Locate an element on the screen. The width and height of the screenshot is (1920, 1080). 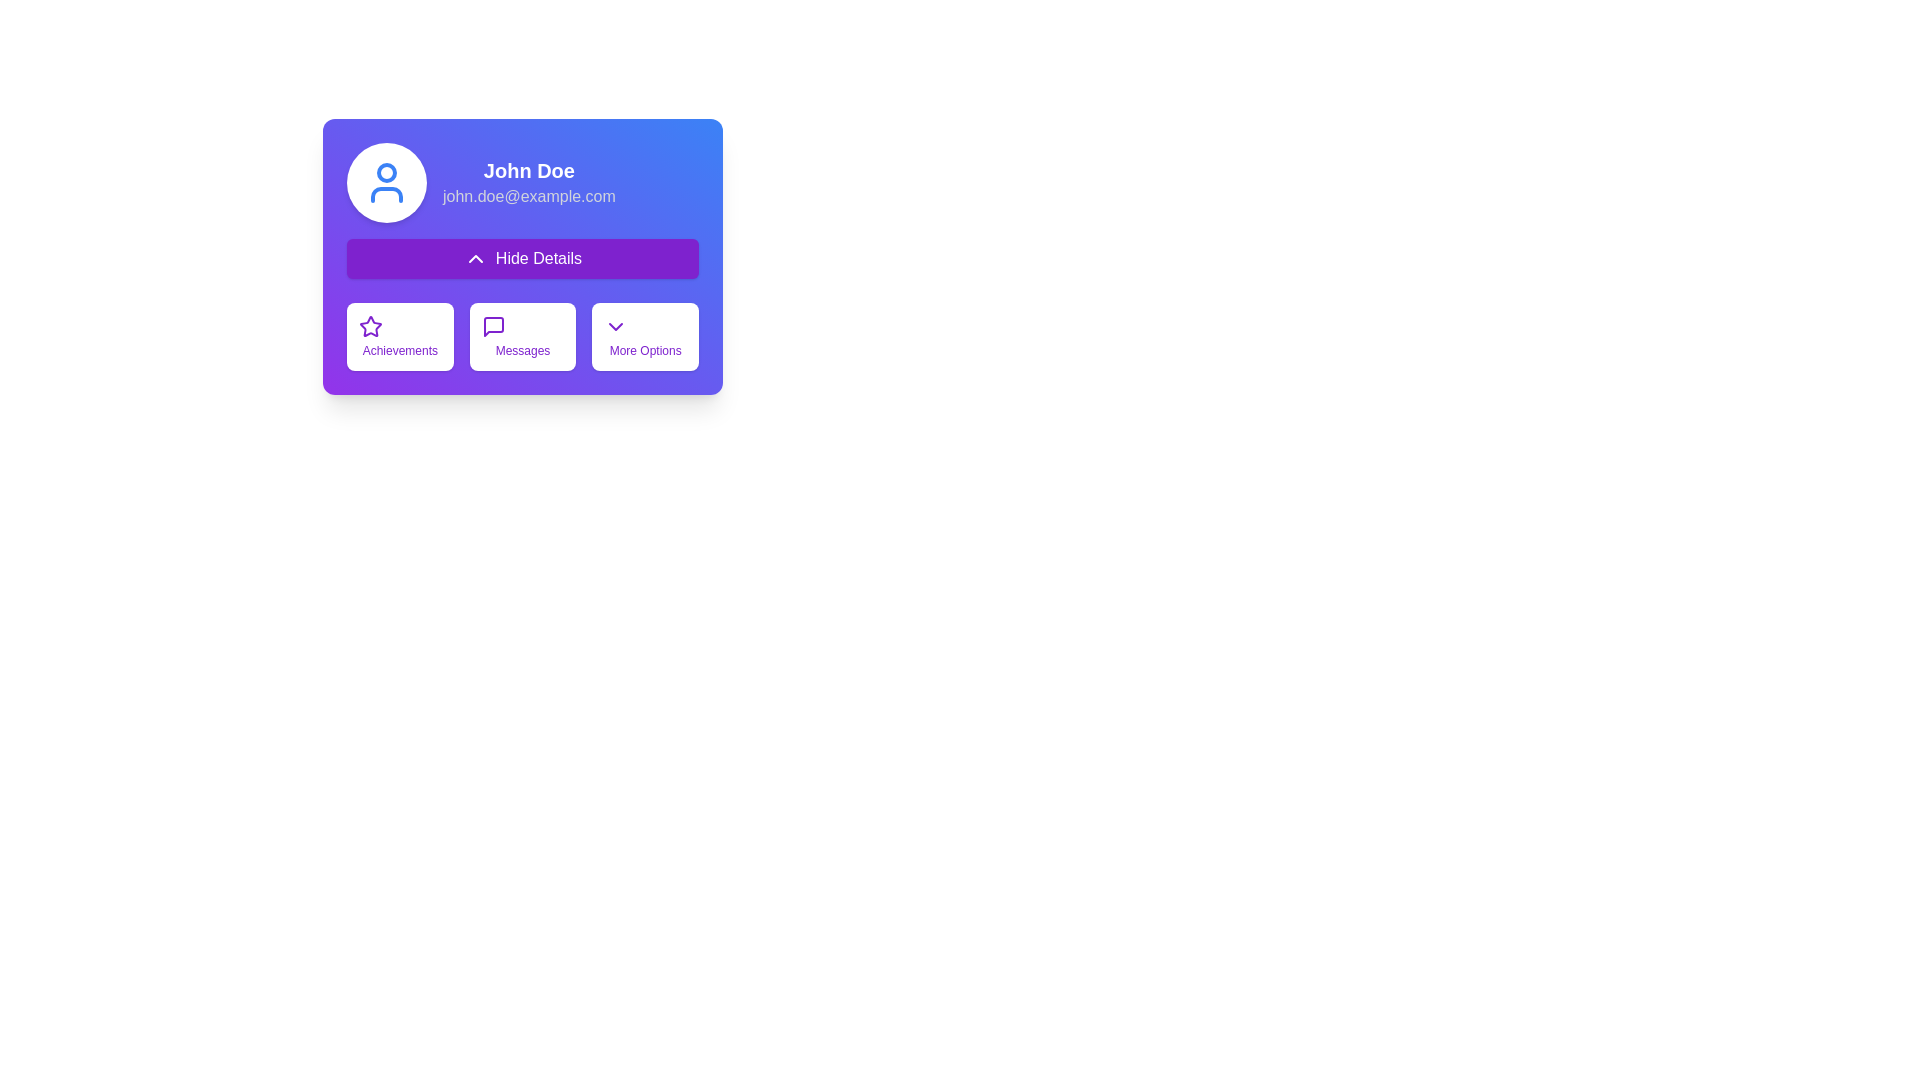
the circular profile icon element located at the top half of the user icon, which is represented by a small concentric circle is located at coordinates (387, 172).